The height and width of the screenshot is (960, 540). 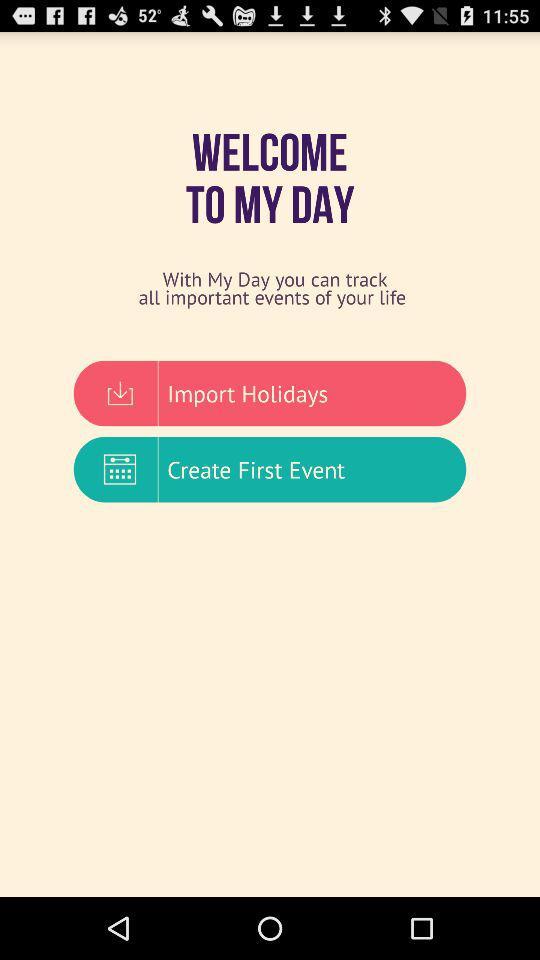 I want to click on item above create first event, so click(x=270, y=392).